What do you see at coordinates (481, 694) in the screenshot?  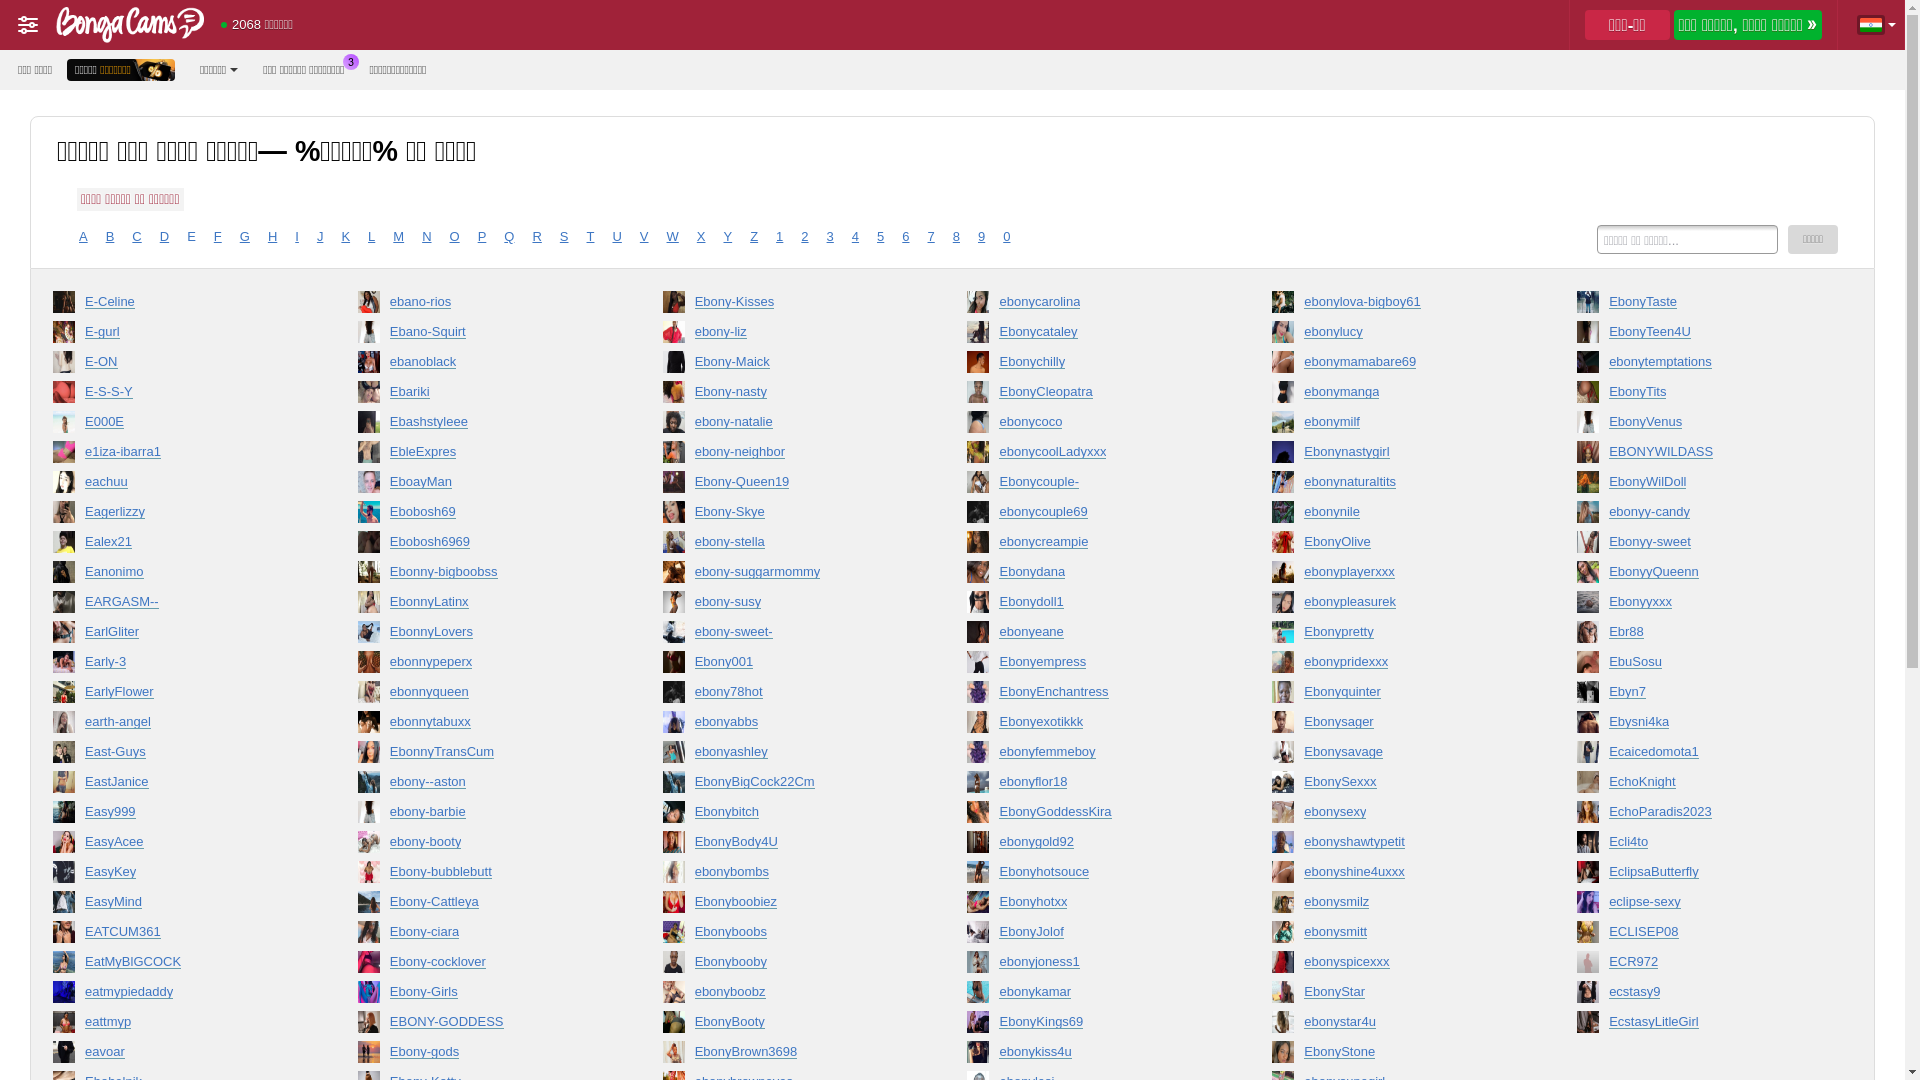 I see `'ebonnyqueen'` at bounding box center [481, 694].